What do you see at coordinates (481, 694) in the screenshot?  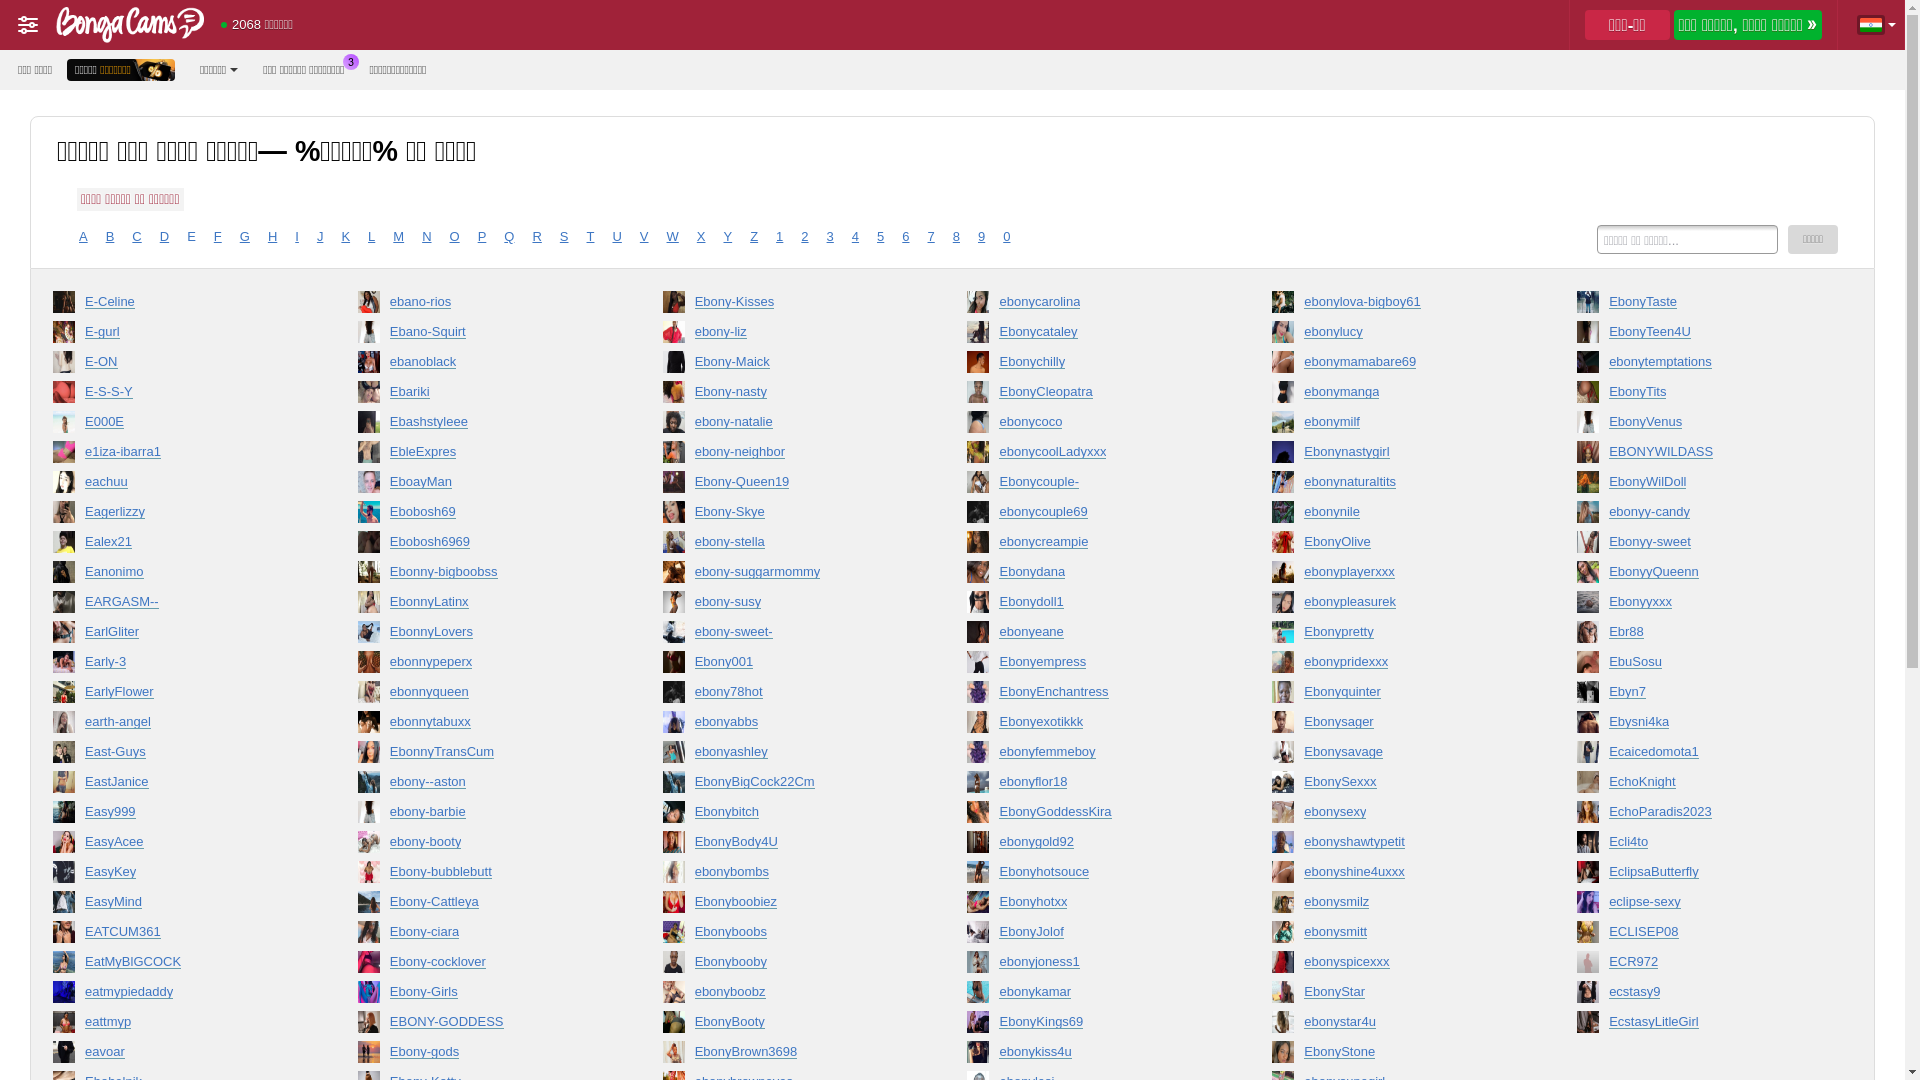 I see `'ebonnyqueen'` at bounding box center [481, 694].